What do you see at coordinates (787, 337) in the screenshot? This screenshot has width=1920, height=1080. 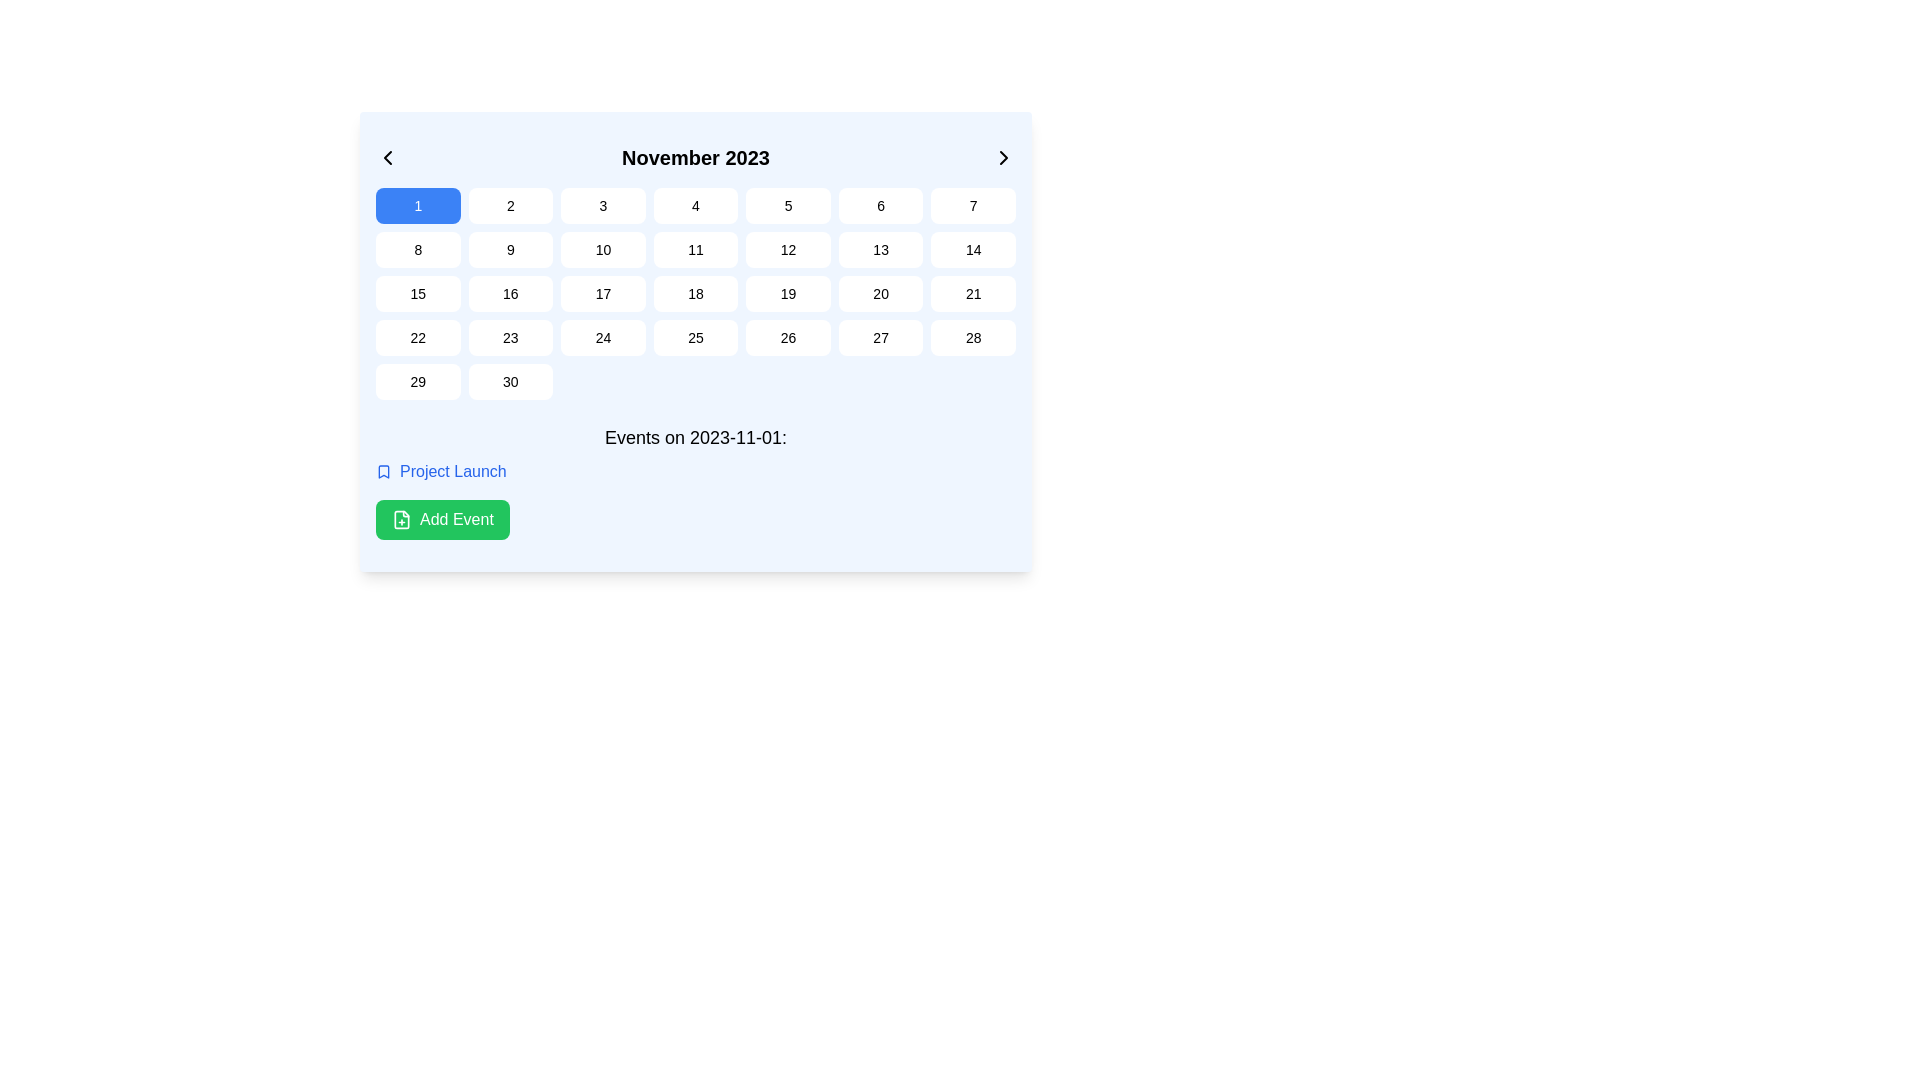 I see `the square-shaped button with a rounded border and black text '26' centered inside, located in the last row of the calendar grid, fifth column` at bounding box center [787, 337].